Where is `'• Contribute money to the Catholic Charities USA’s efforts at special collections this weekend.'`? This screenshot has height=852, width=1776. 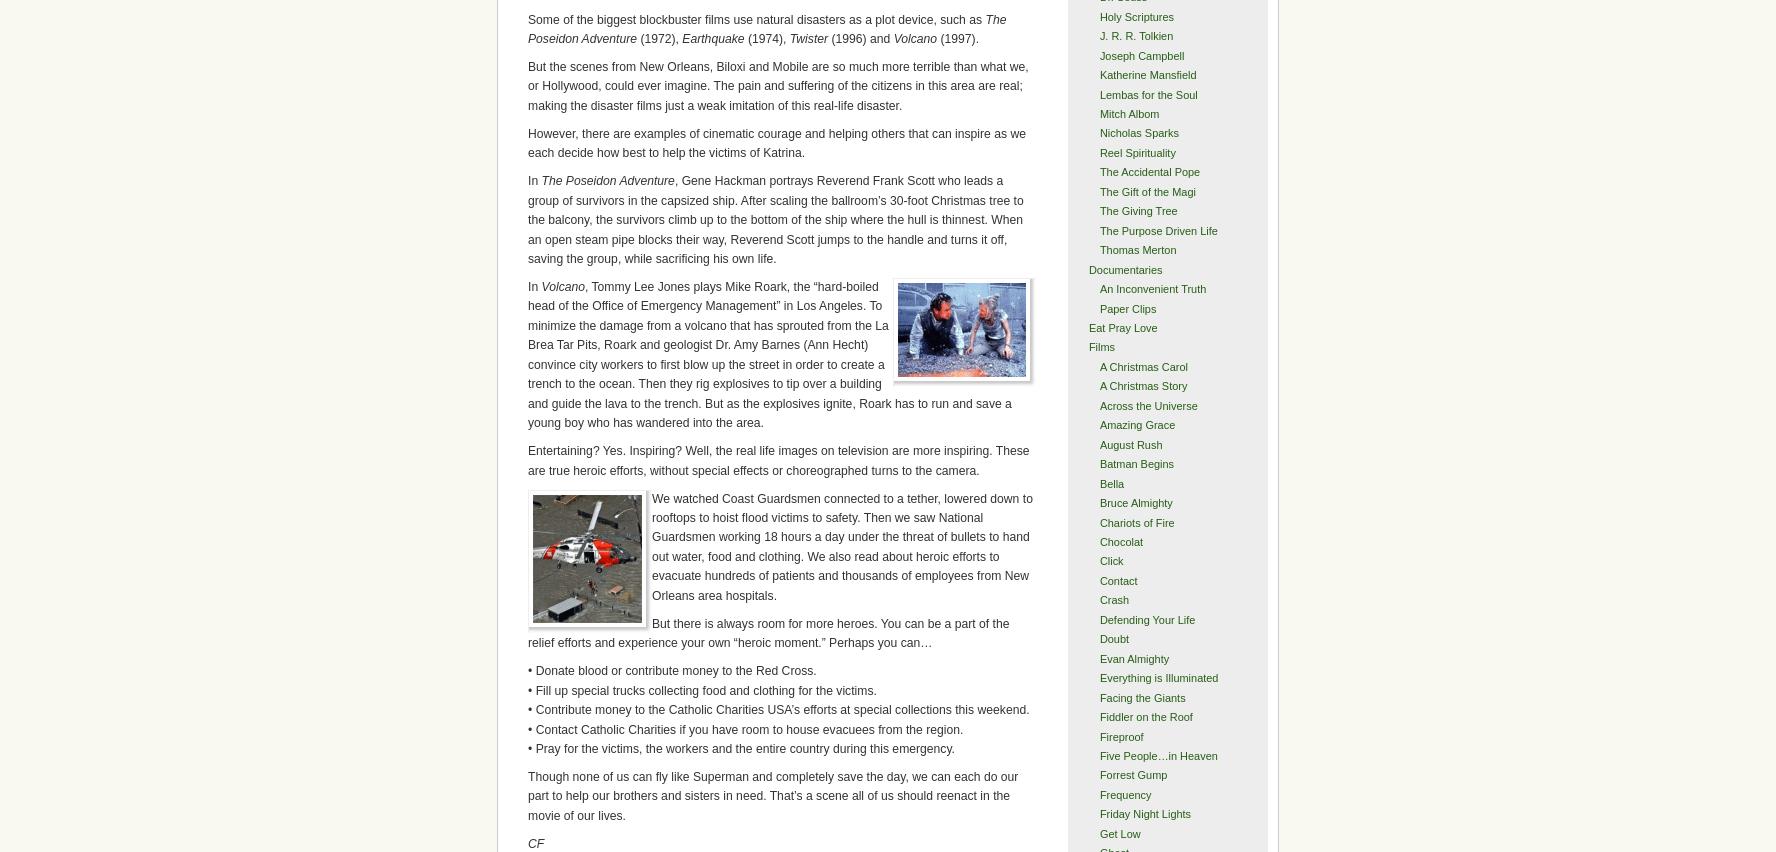 '• Contribute money to the Catholic Charities USA’s efforts at special collections this weekend.' is located at coordinates (777, 709).